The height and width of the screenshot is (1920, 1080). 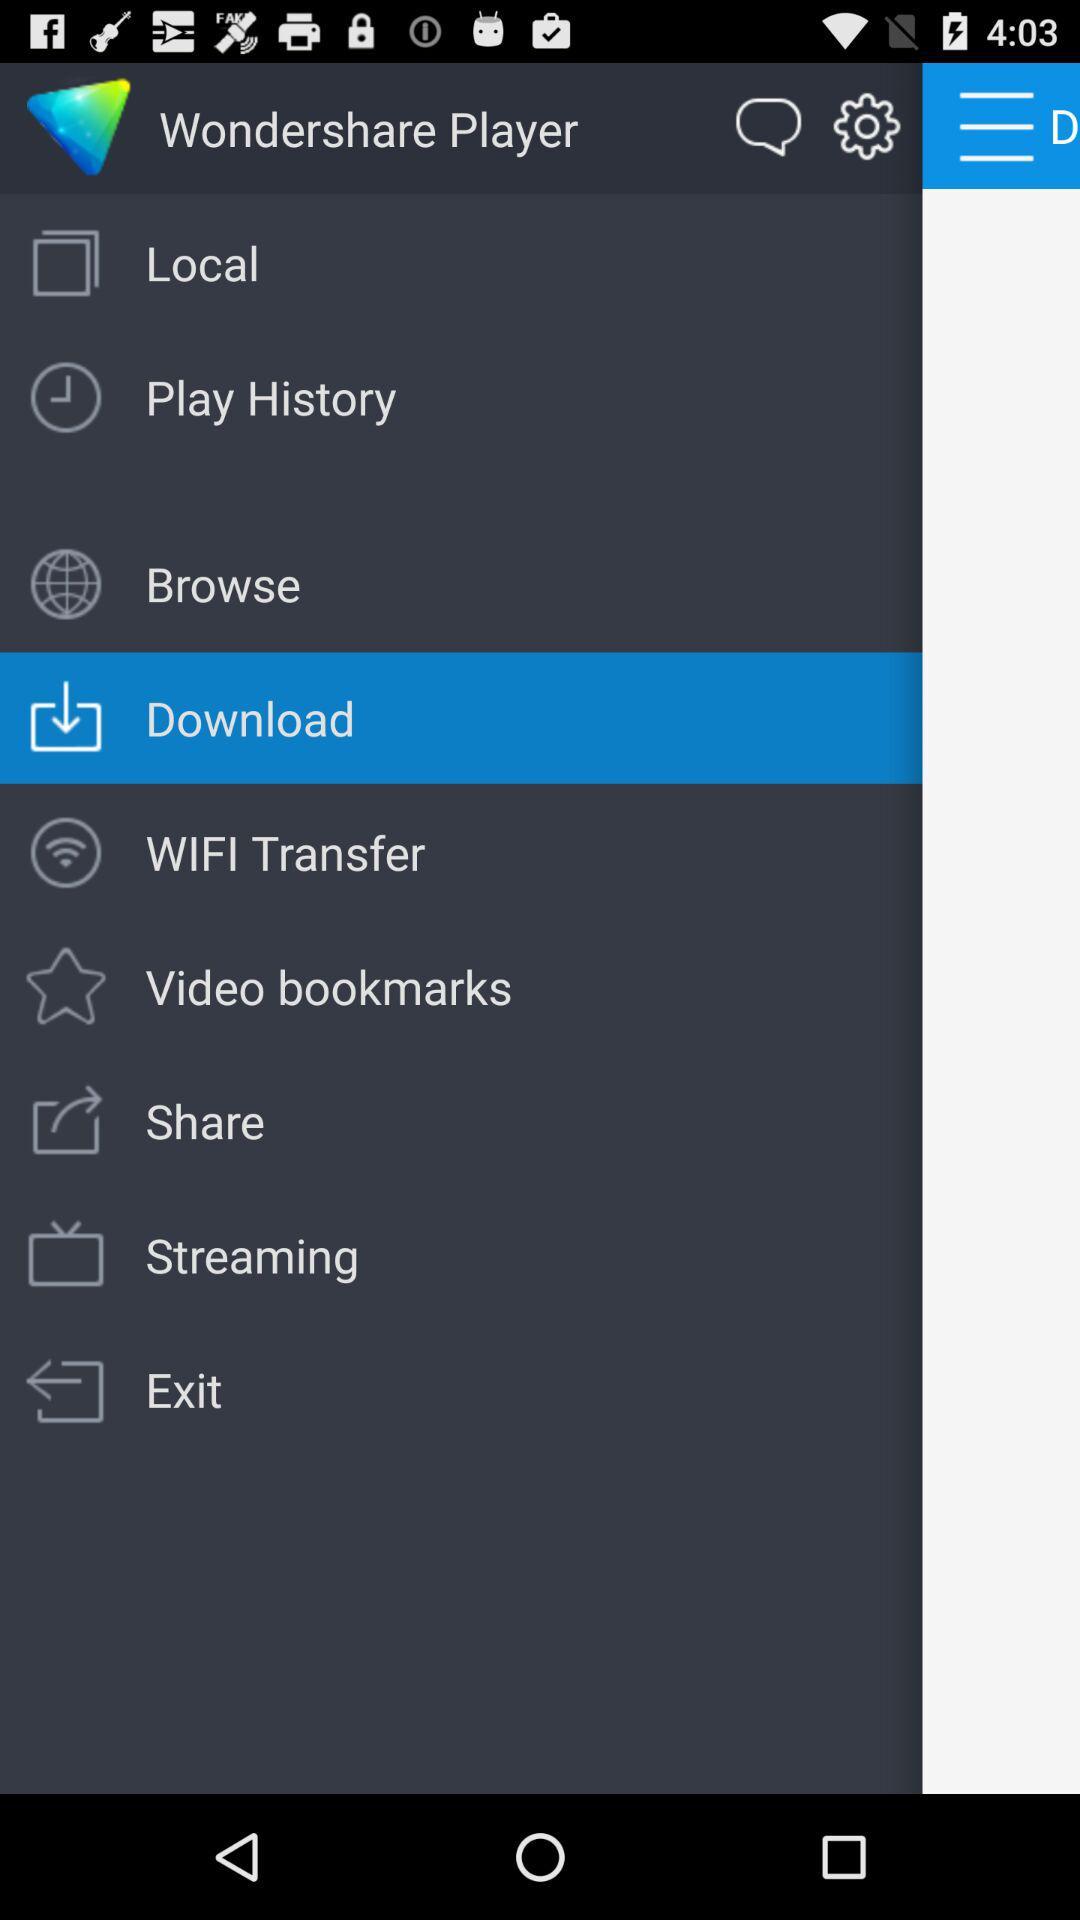 What do you see at coordinates (866, 127) in the screenshot?
I see `the second icon next to wondershare player` at bounding box center [866, 127].